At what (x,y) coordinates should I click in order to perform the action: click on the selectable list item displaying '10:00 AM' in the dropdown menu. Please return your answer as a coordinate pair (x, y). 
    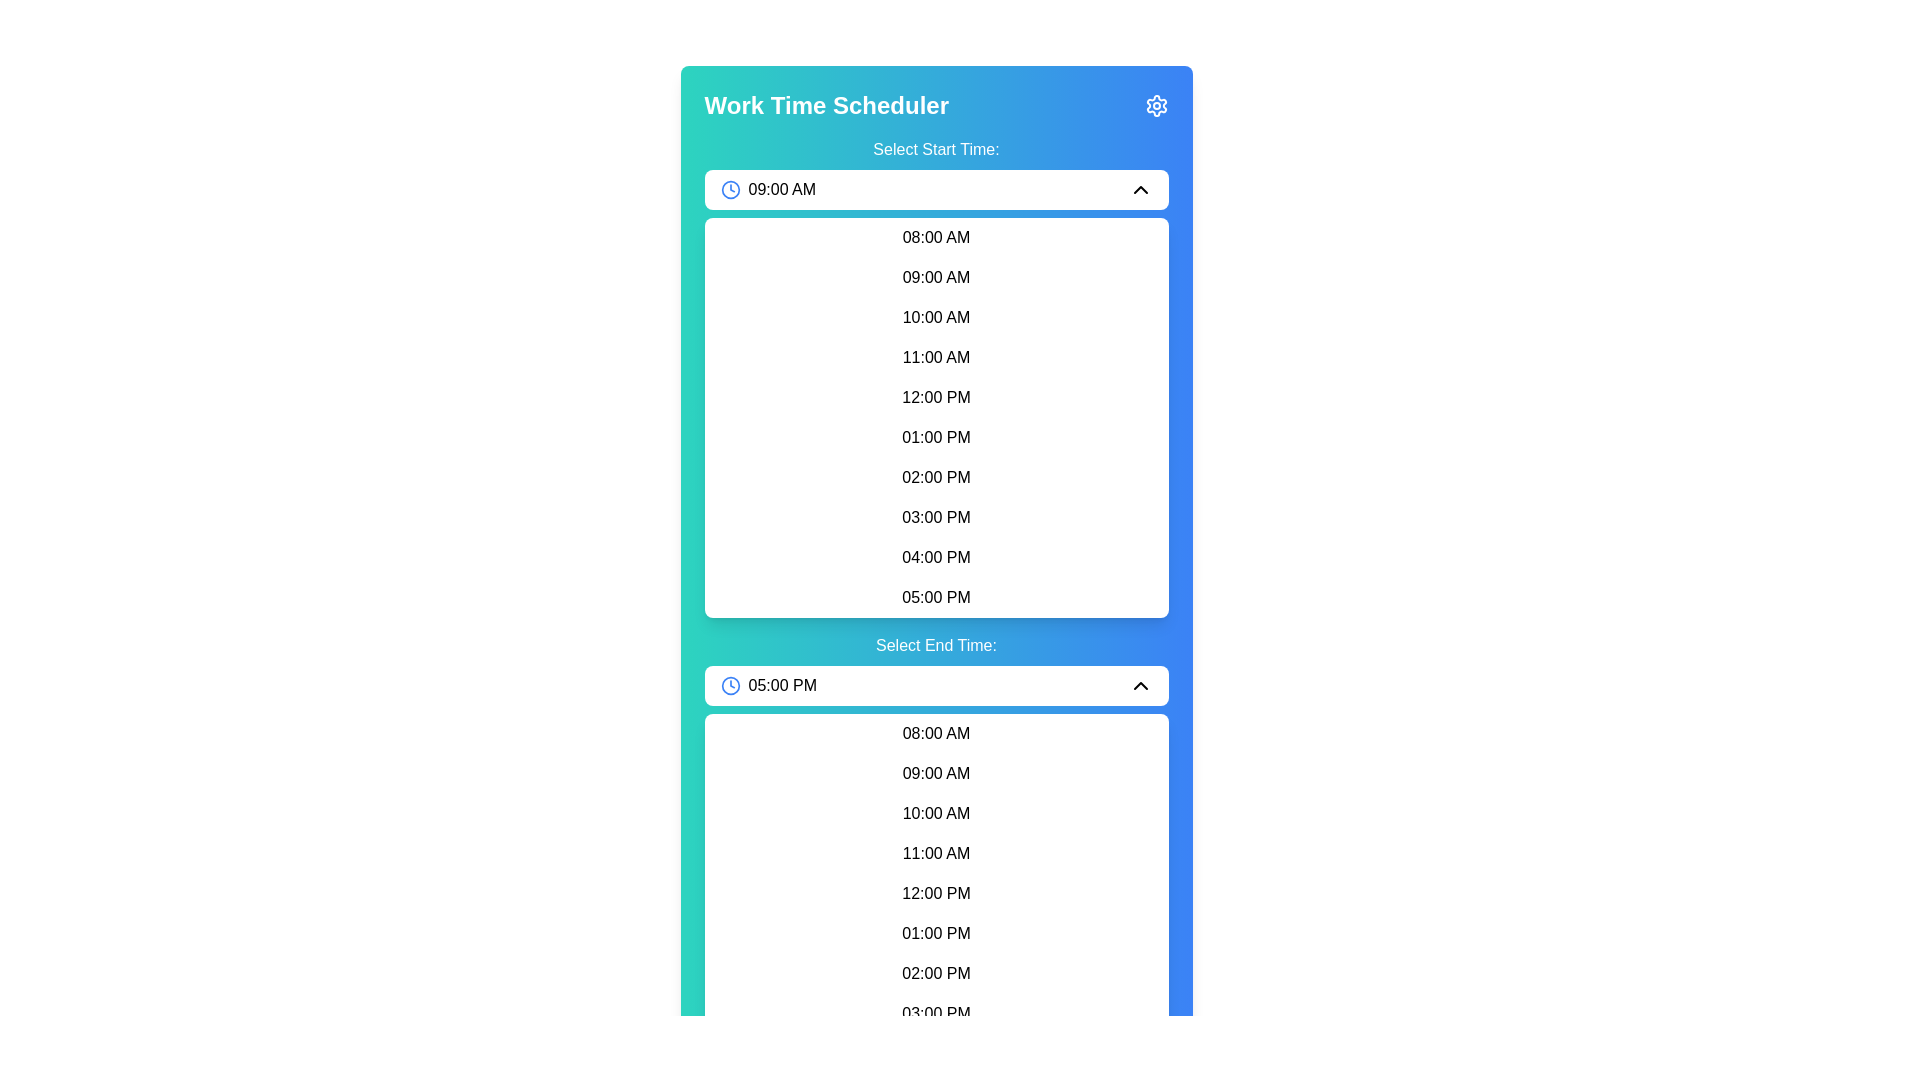
    Looking at the image, I should click on (935, 813).